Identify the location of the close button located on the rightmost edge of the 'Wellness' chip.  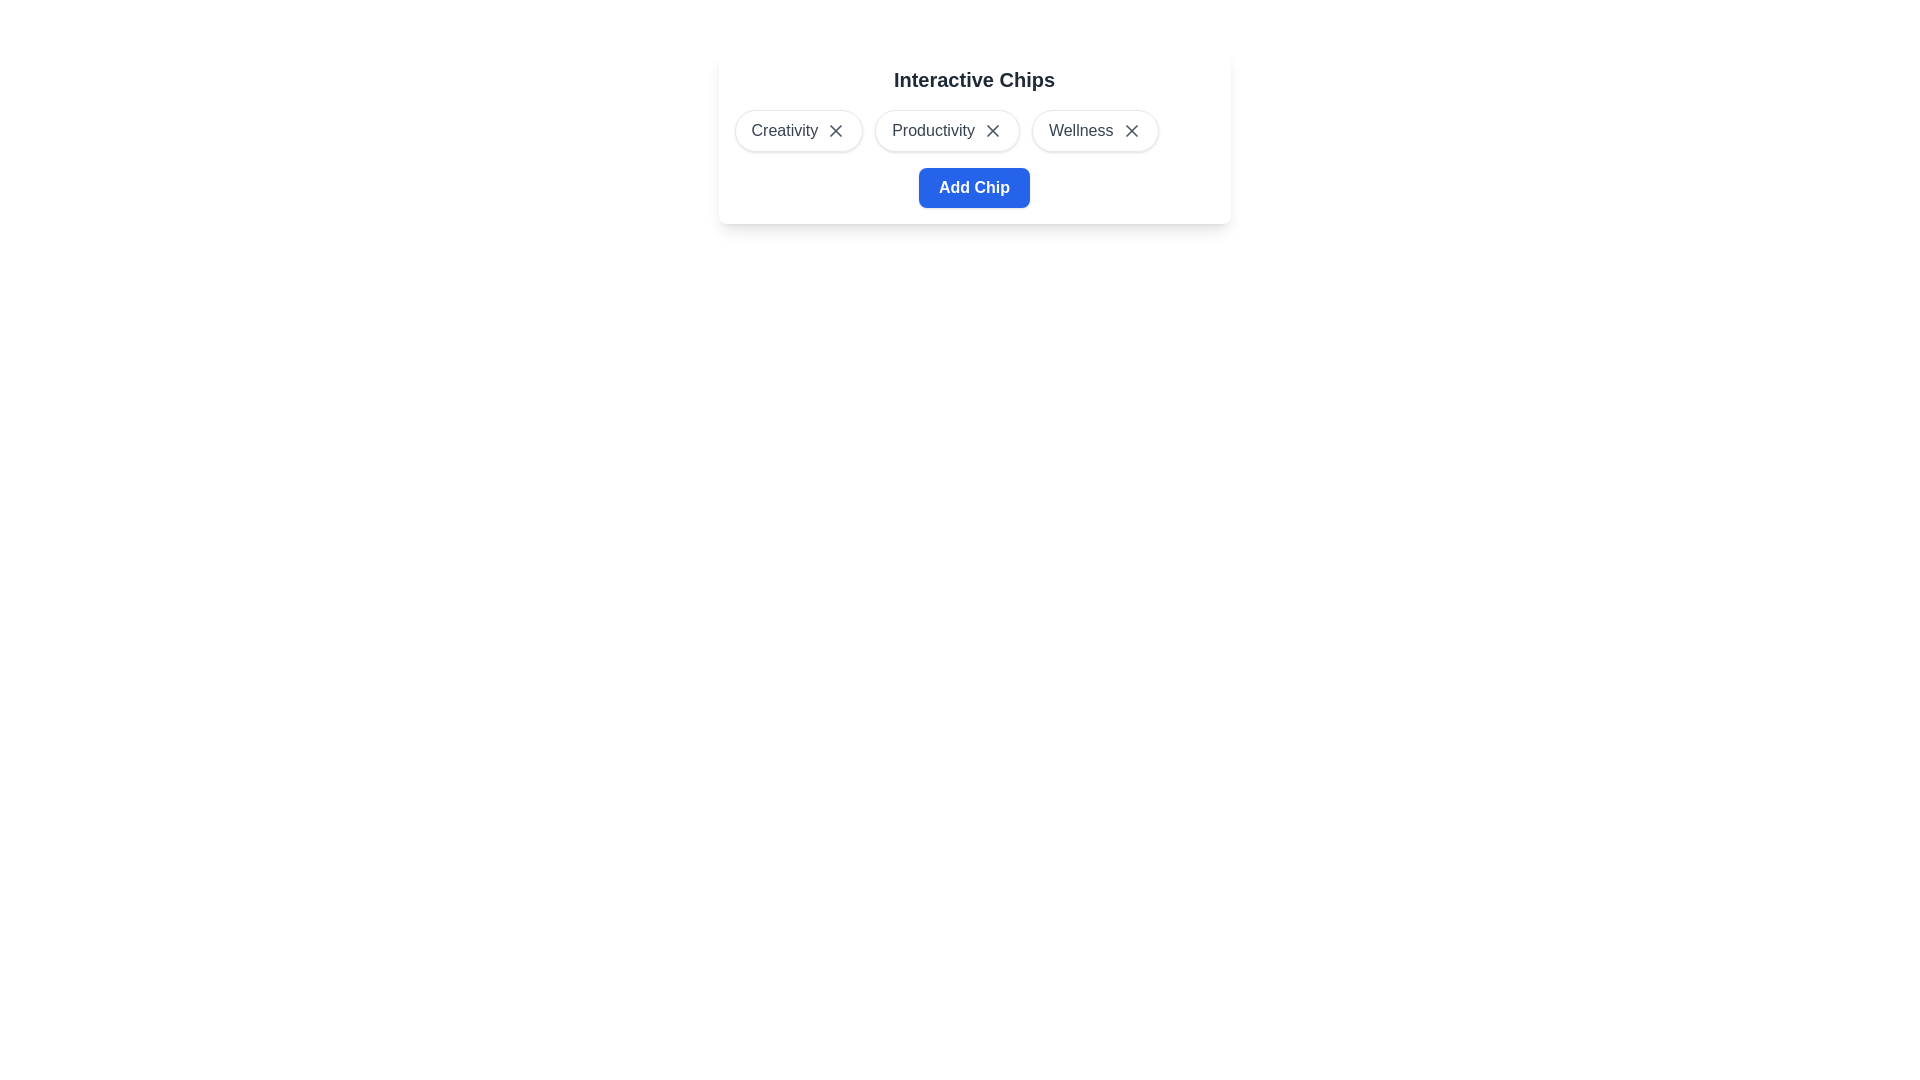
(1131, 131).